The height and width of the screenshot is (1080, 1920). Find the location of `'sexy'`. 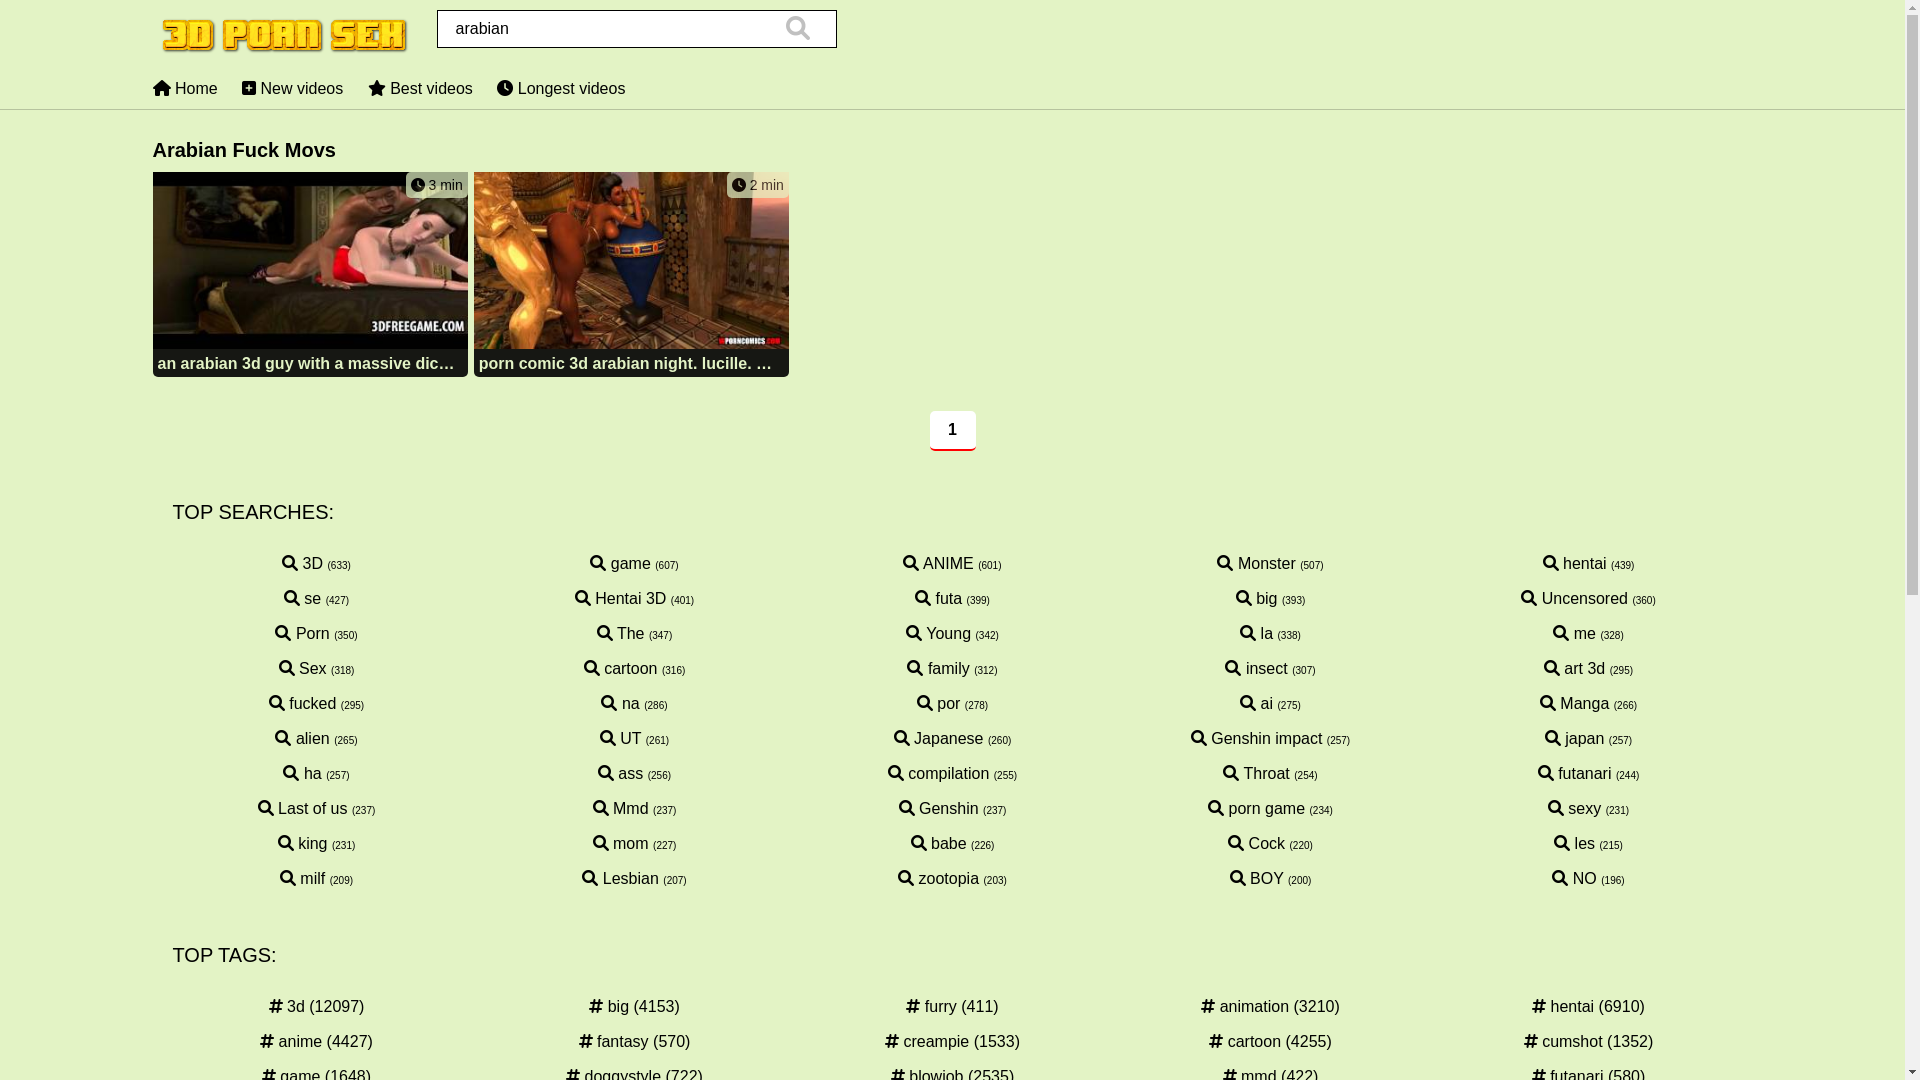

'sexy' is located at coordinates (1573, 807).